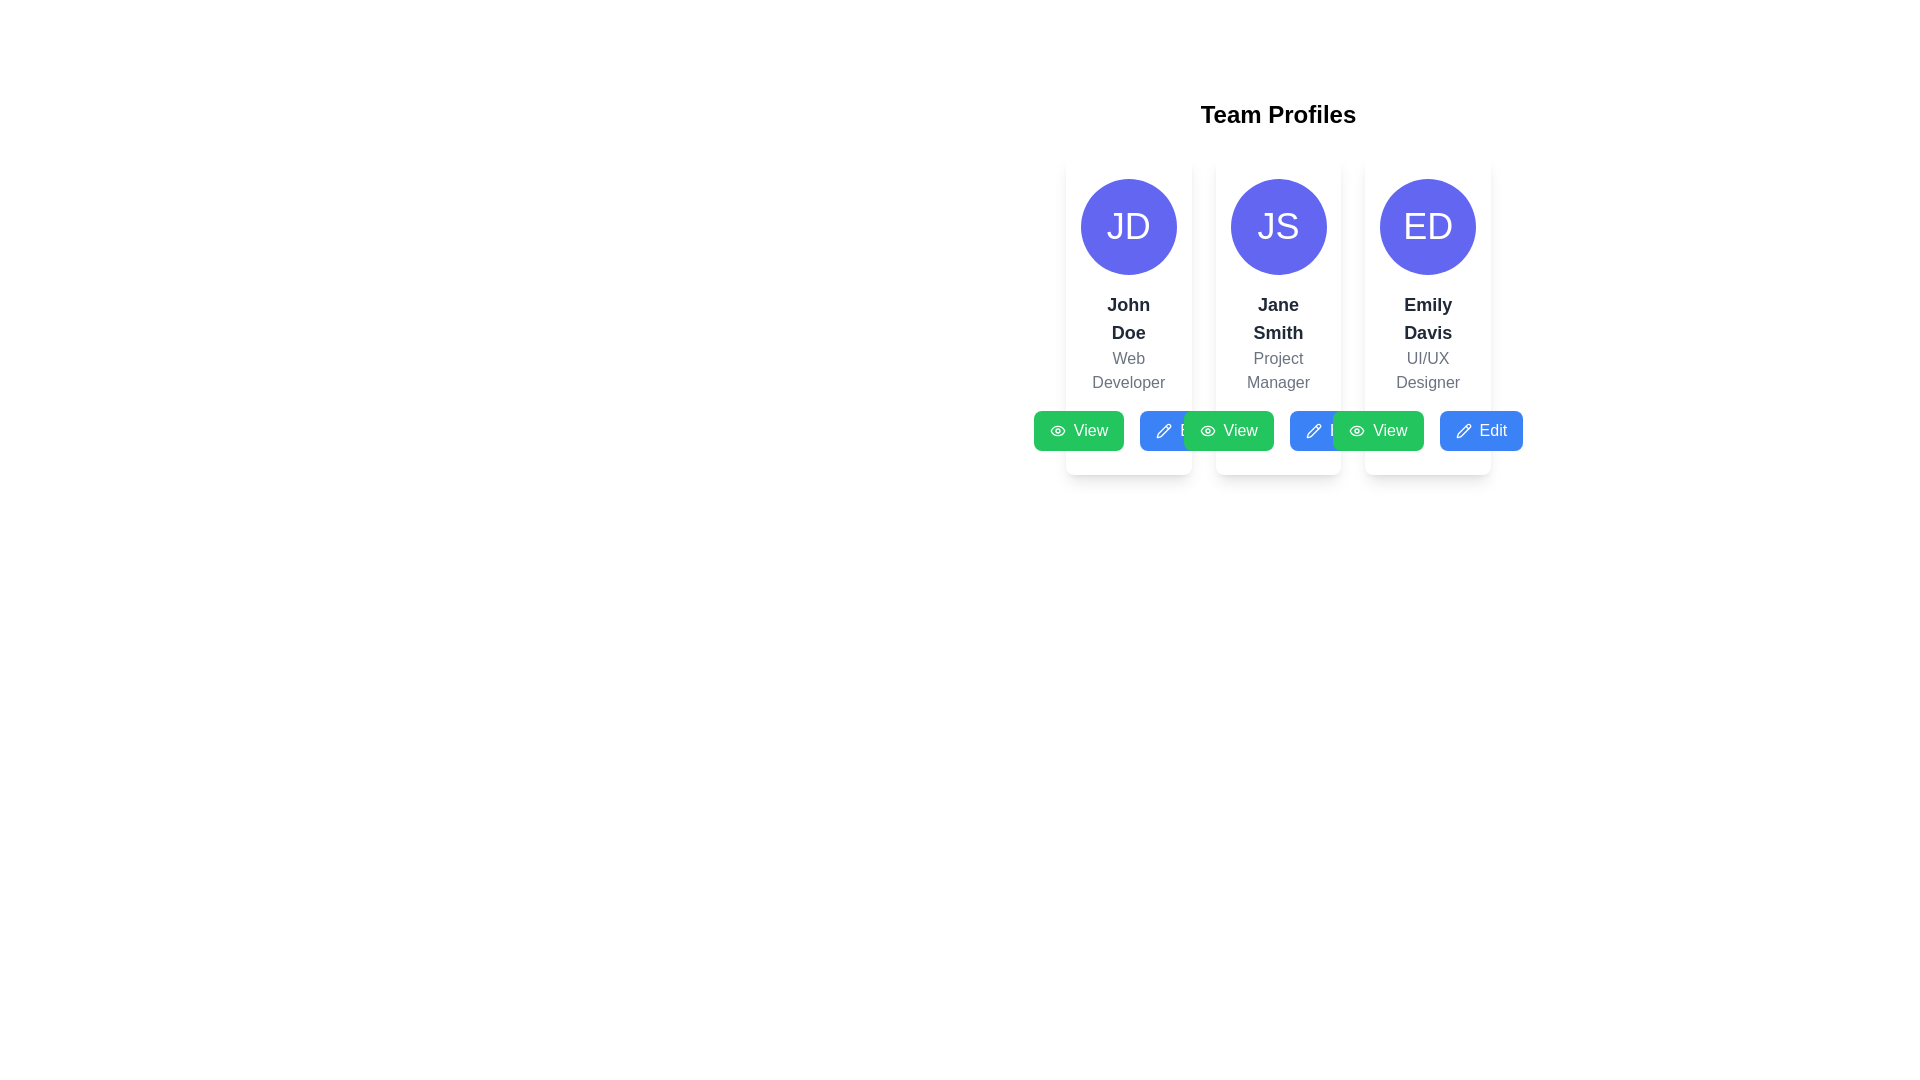 Image resolution: width=1920 pixels, height=1080 pixels. What do you see at coordinates (1277, 226) in the screenshot?
I see `the circular profile badge with a purple background and white initials 'JS' located at the top of the second profile card in the 'Team Profiles' section` at bounding box center [1277, 226].